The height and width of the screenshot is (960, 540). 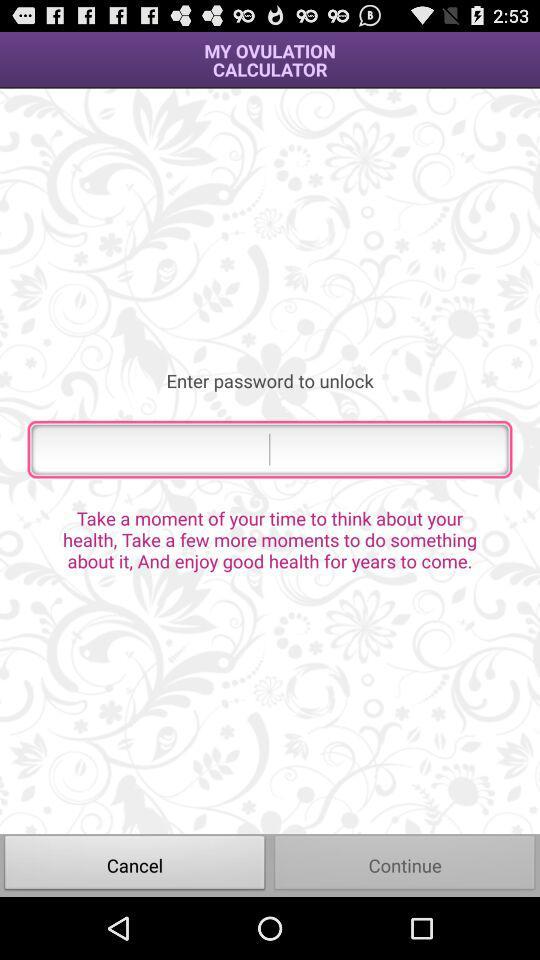 I want to click on the take a moment, so click(x=270, y=538).